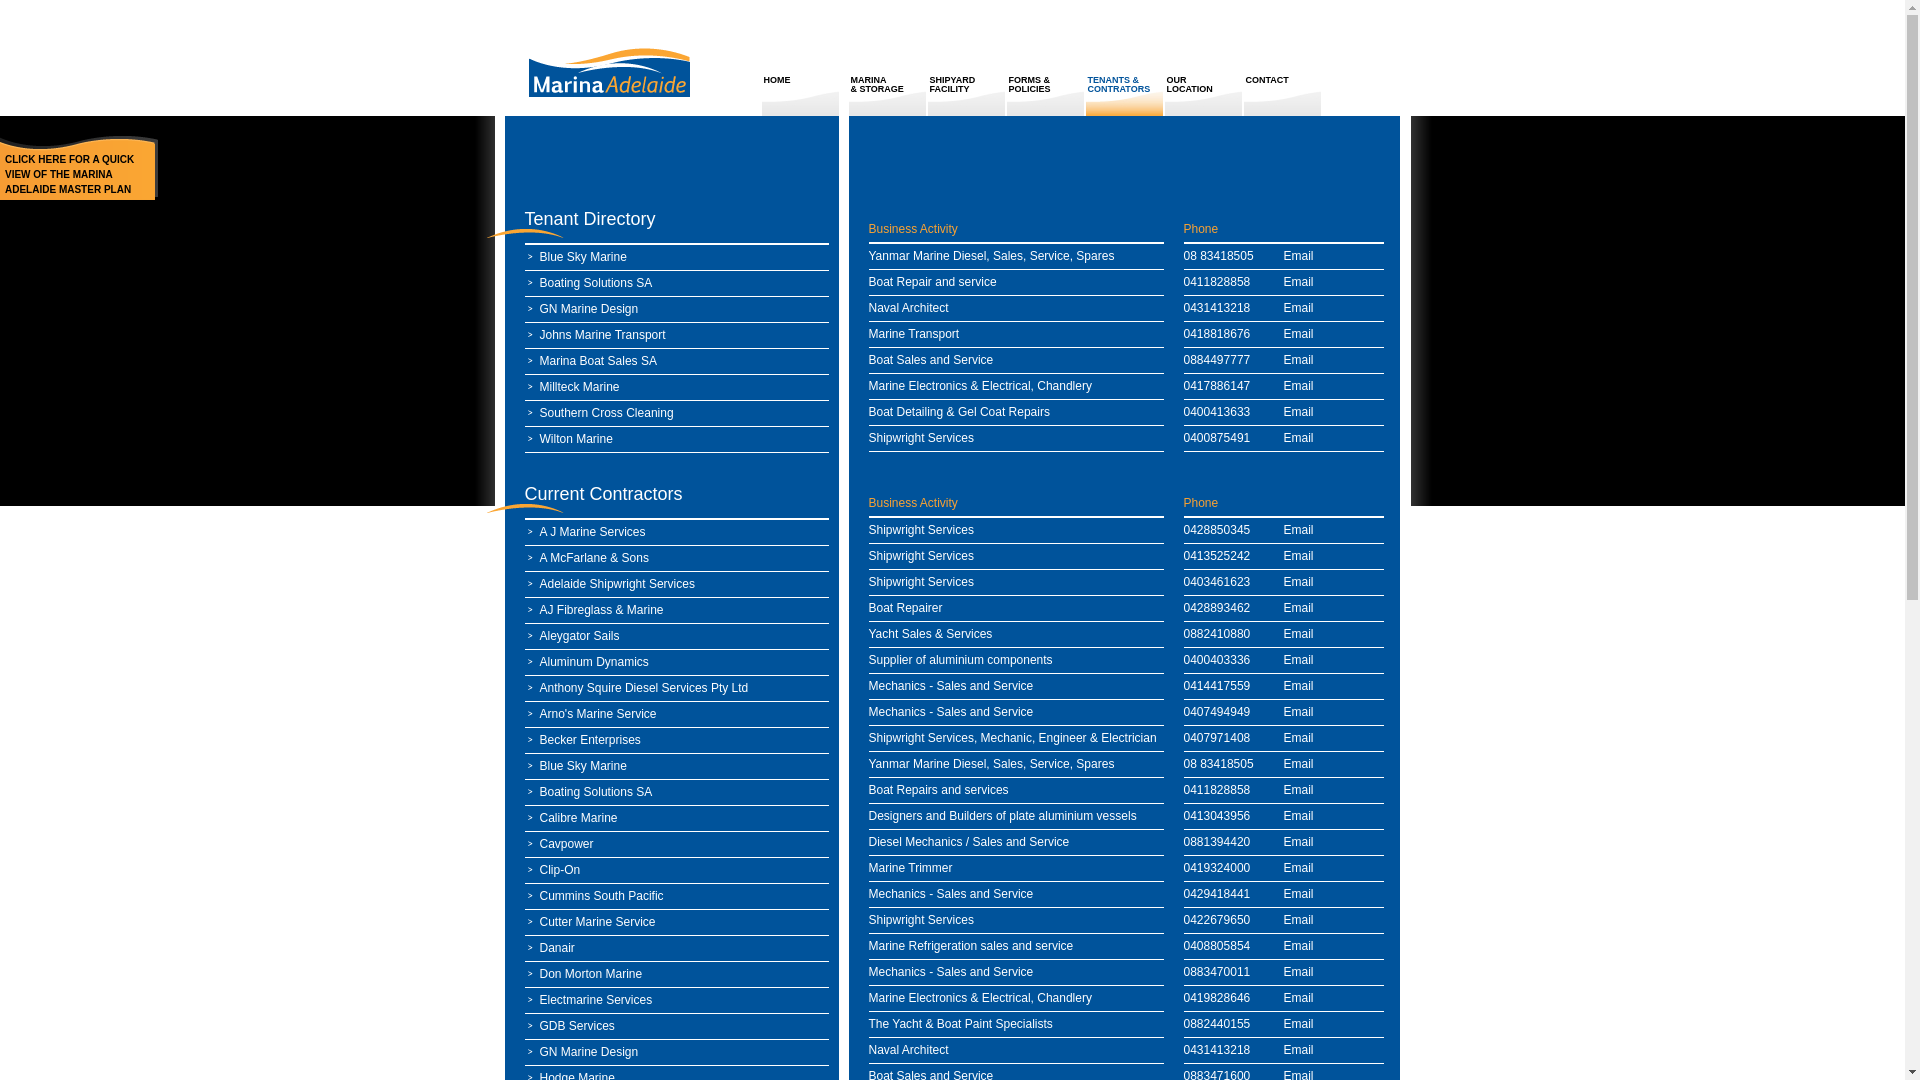 This screenshot has width=1920, height=1080. What do you see at coordinates (1299, 1023) in the screenshot?
I see `'Email'` at bounding box center [1299, 1023].